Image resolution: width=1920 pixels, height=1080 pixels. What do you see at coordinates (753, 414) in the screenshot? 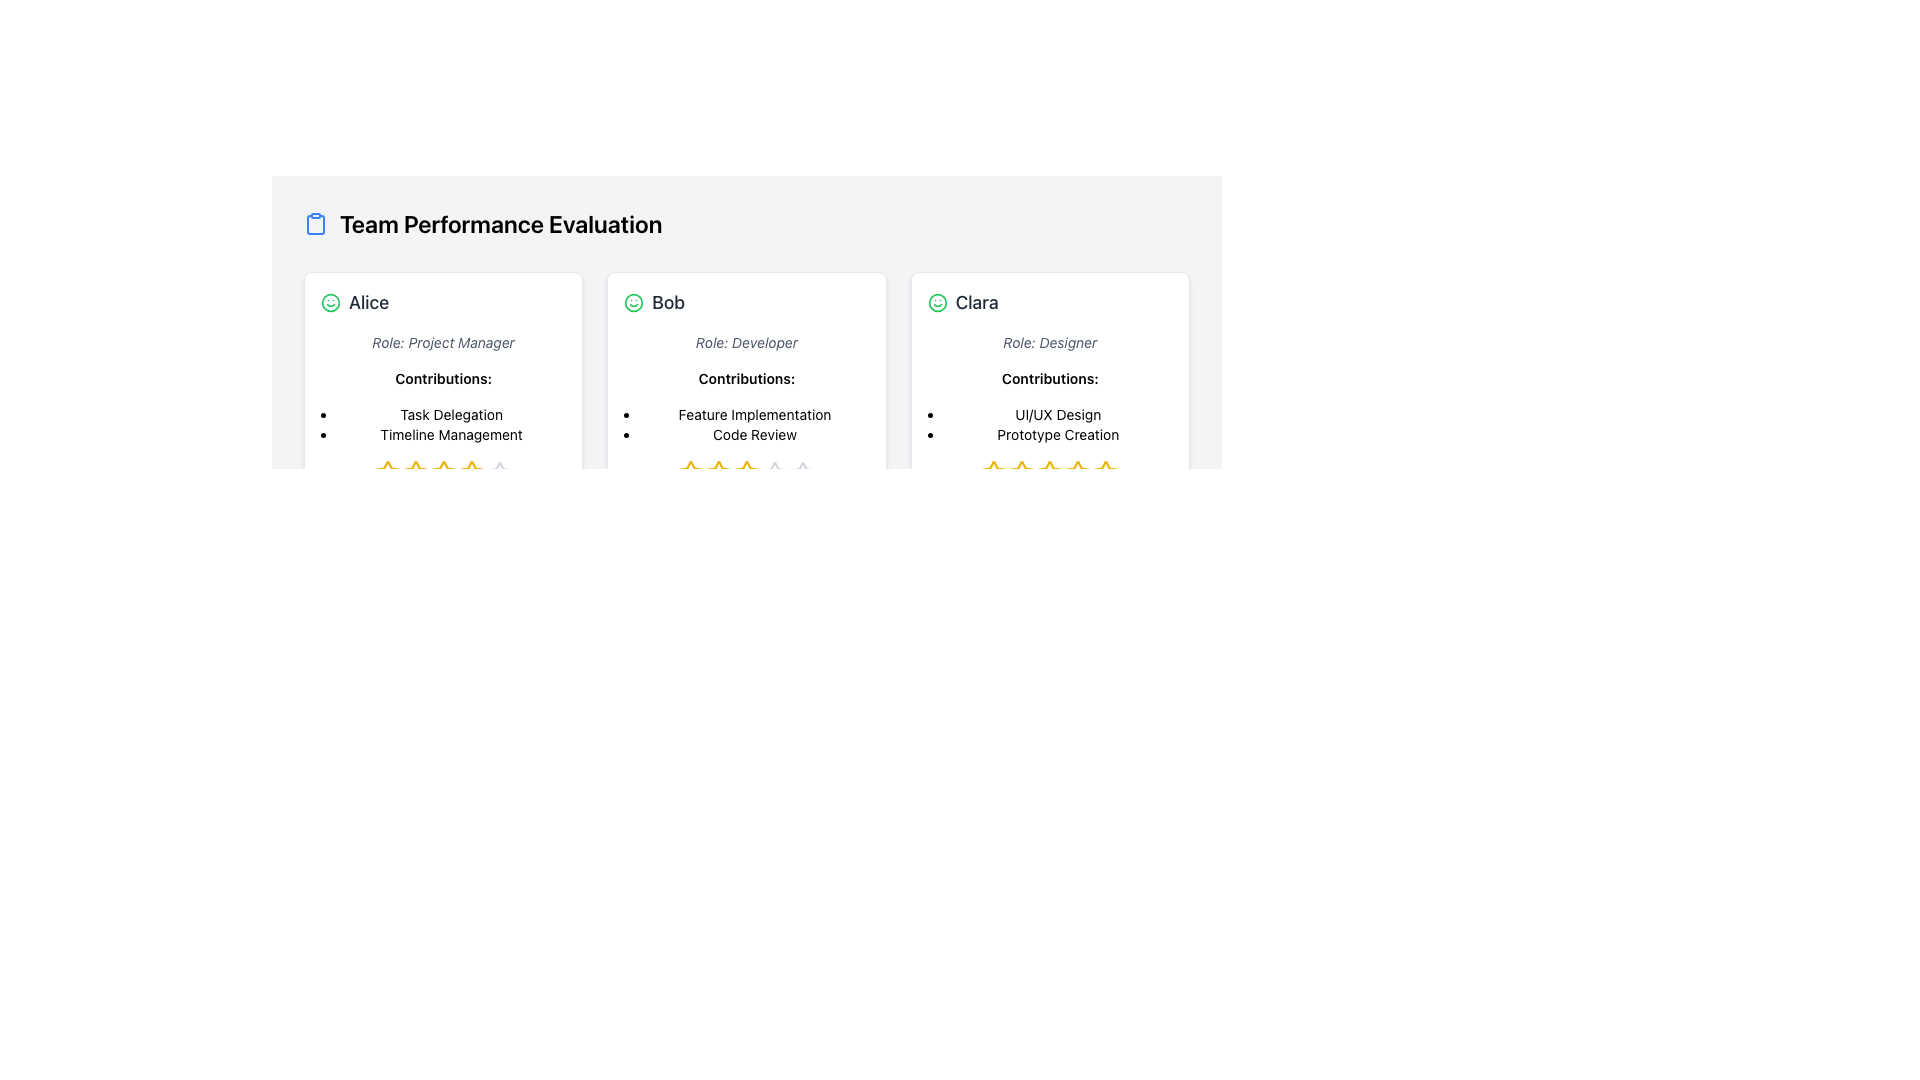
I see `text node that reads 'Feature Implementation', which is the first bullet point under the 'Contributions' section in the card labeled 'Bob'` at bounding box center [753, 414].